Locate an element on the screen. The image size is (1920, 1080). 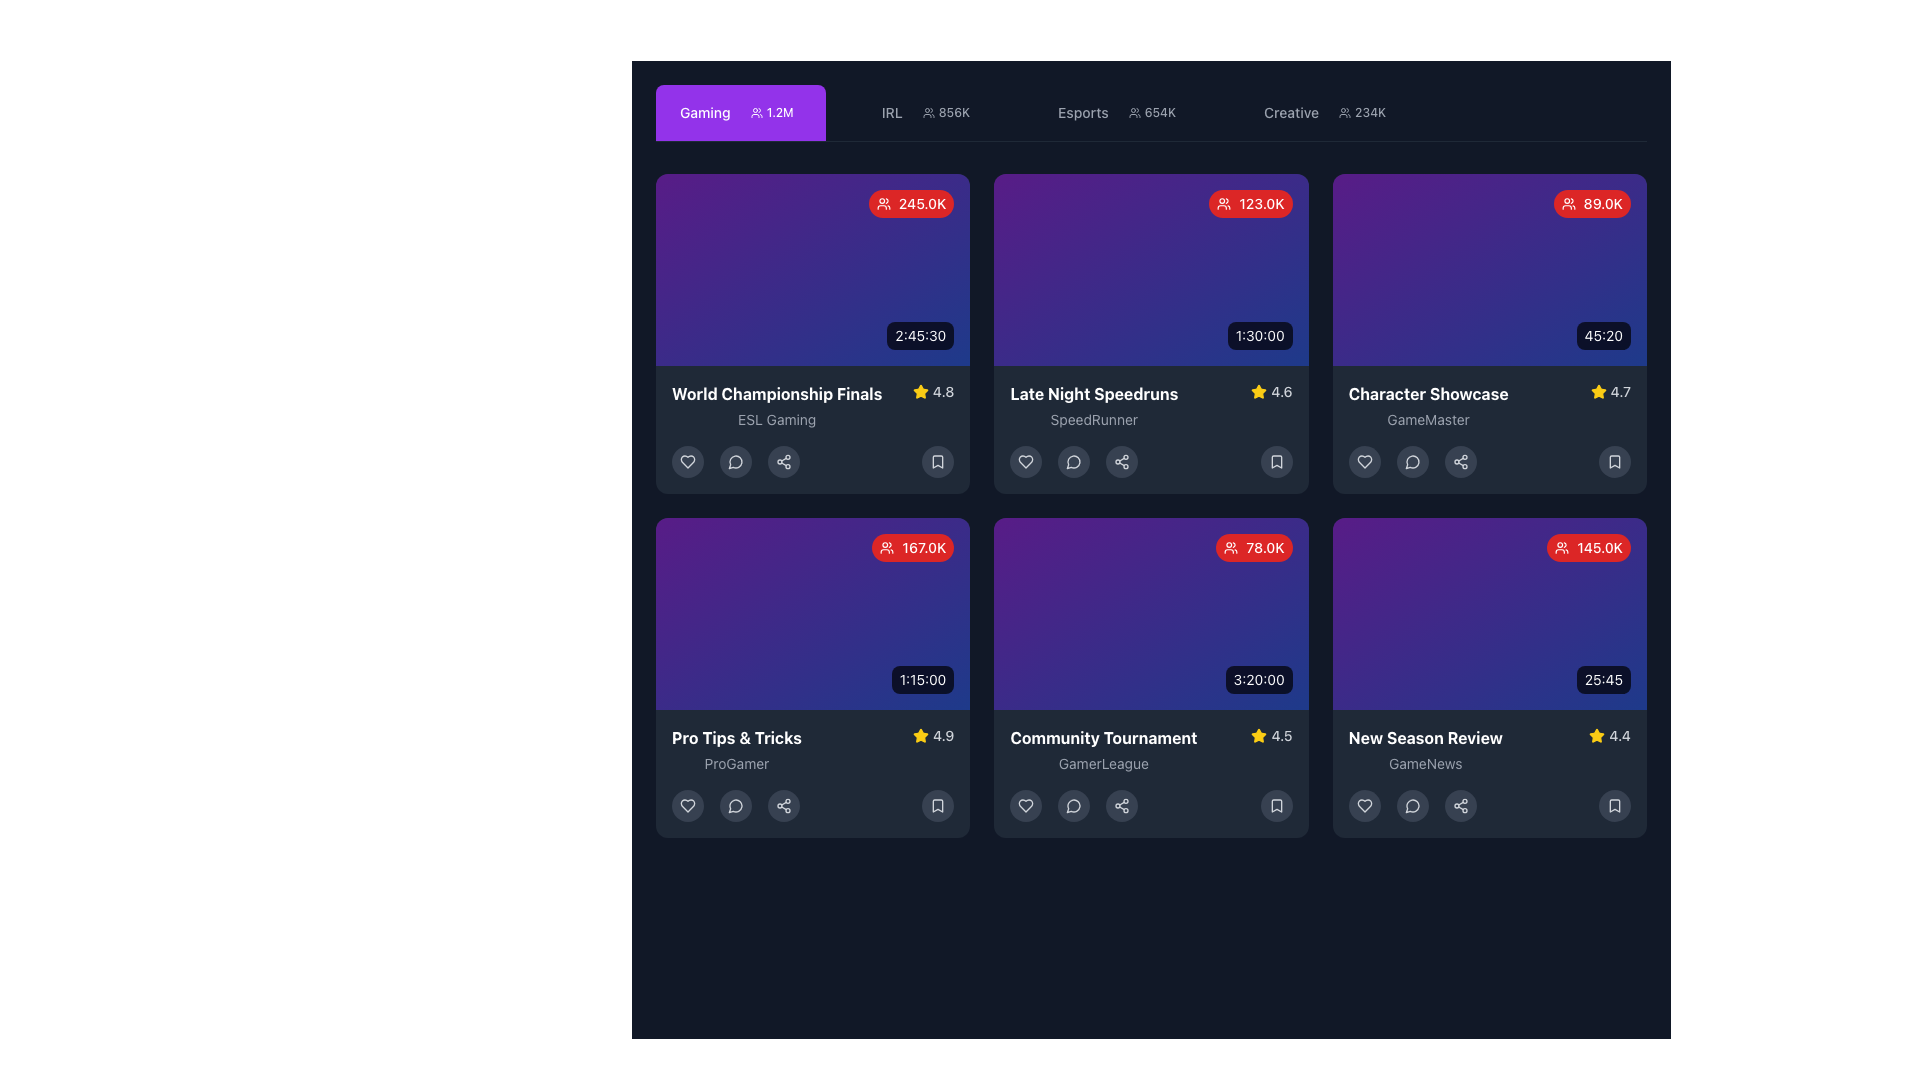
the rating component displaying an average score of 4.6 for the 'Late Night Speedruns' card, located in the bottom-right corner of the card is located at coordinates (1271, 392).